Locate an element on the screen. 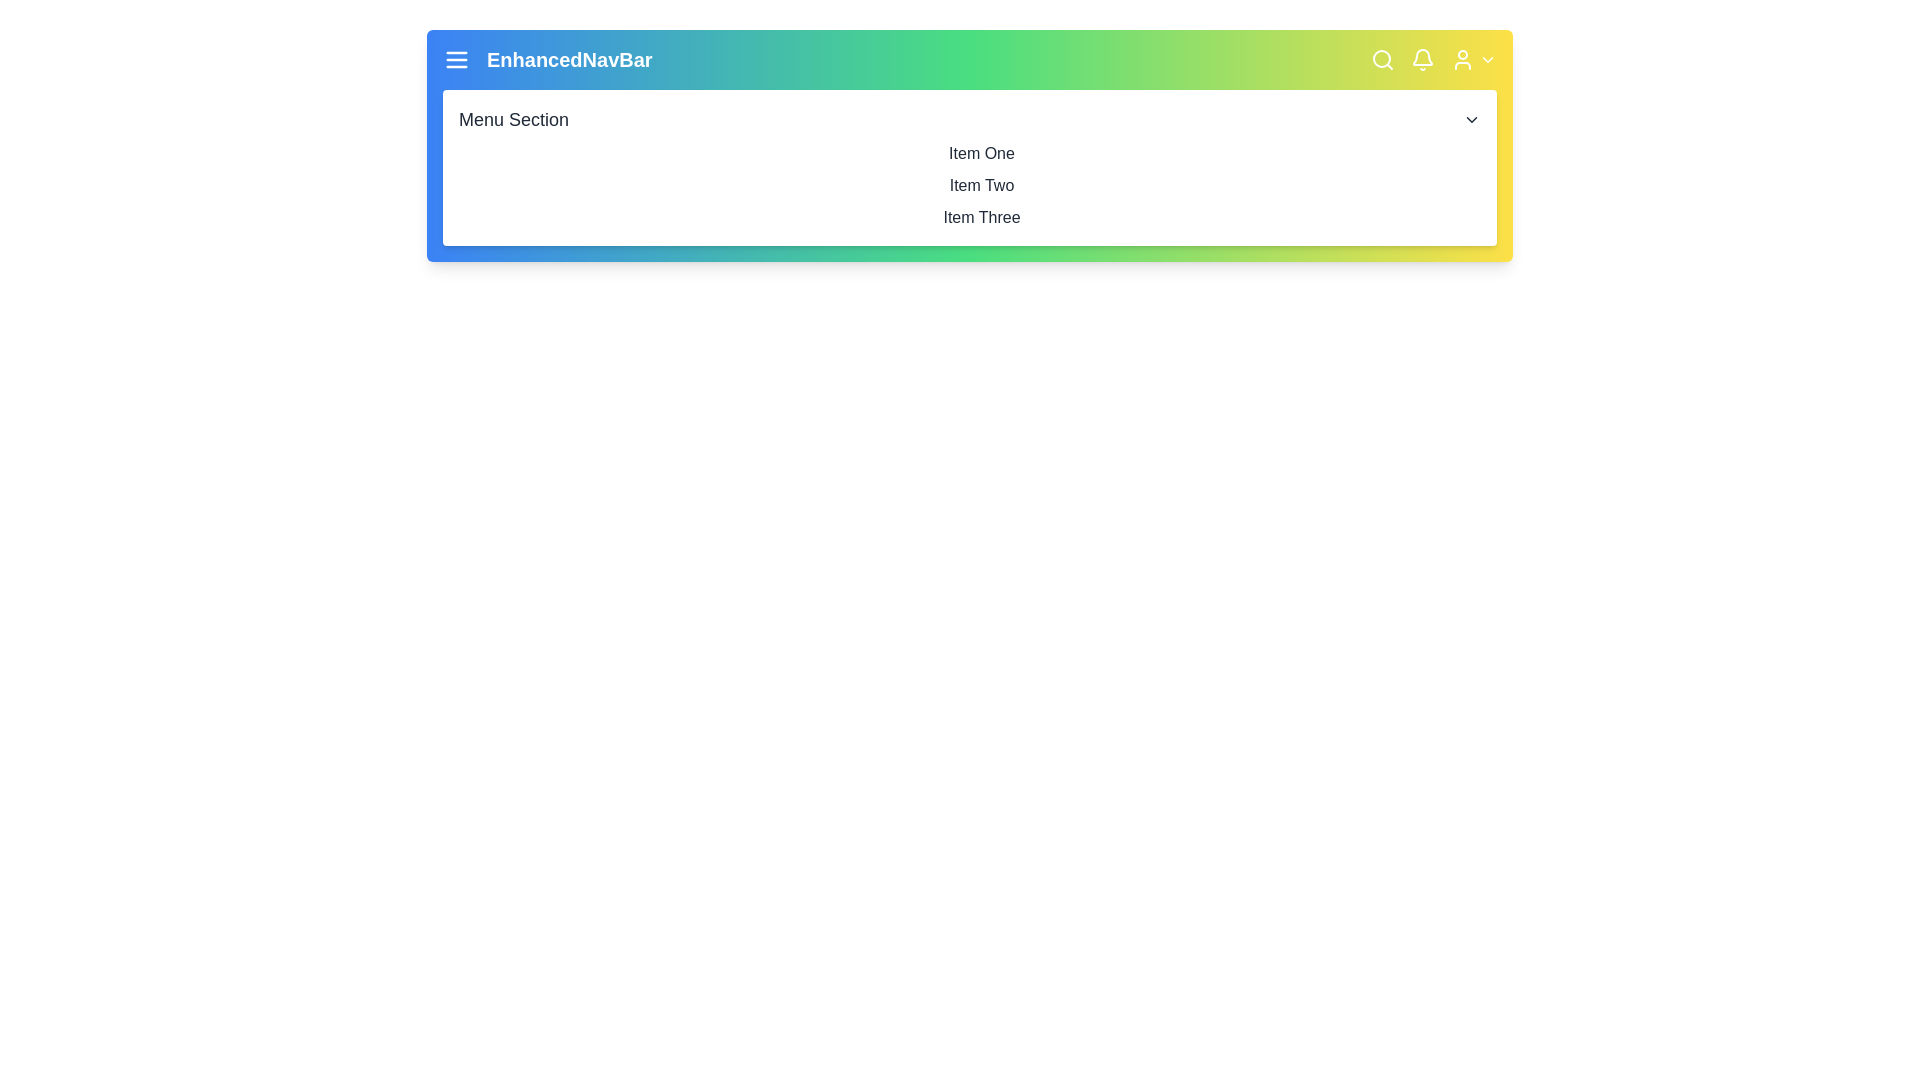 The height and width of the screenshot is (1080, 1920). the arrow icon to toggle the menu section is located at coordinates (1472, 119).